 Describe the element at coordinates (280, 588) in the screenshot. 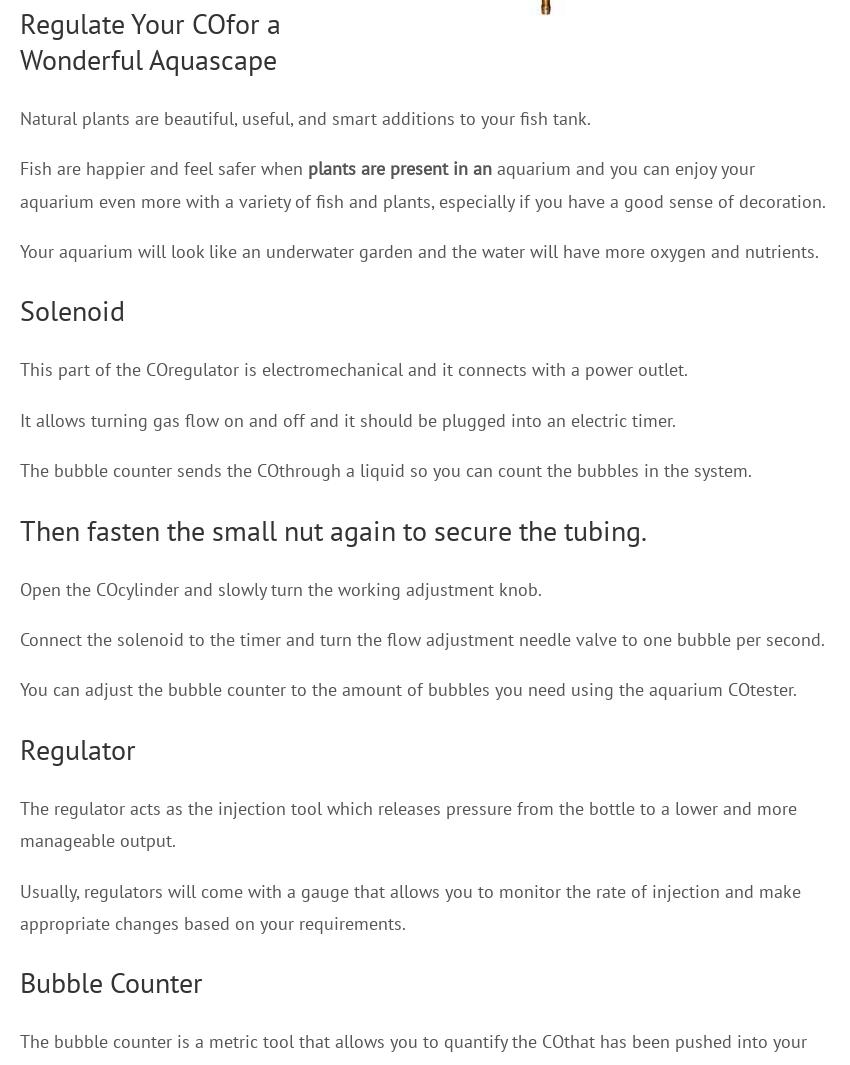

I see `'Open the COcylinder and slowly turn the working adjustment knob.'` at that location.